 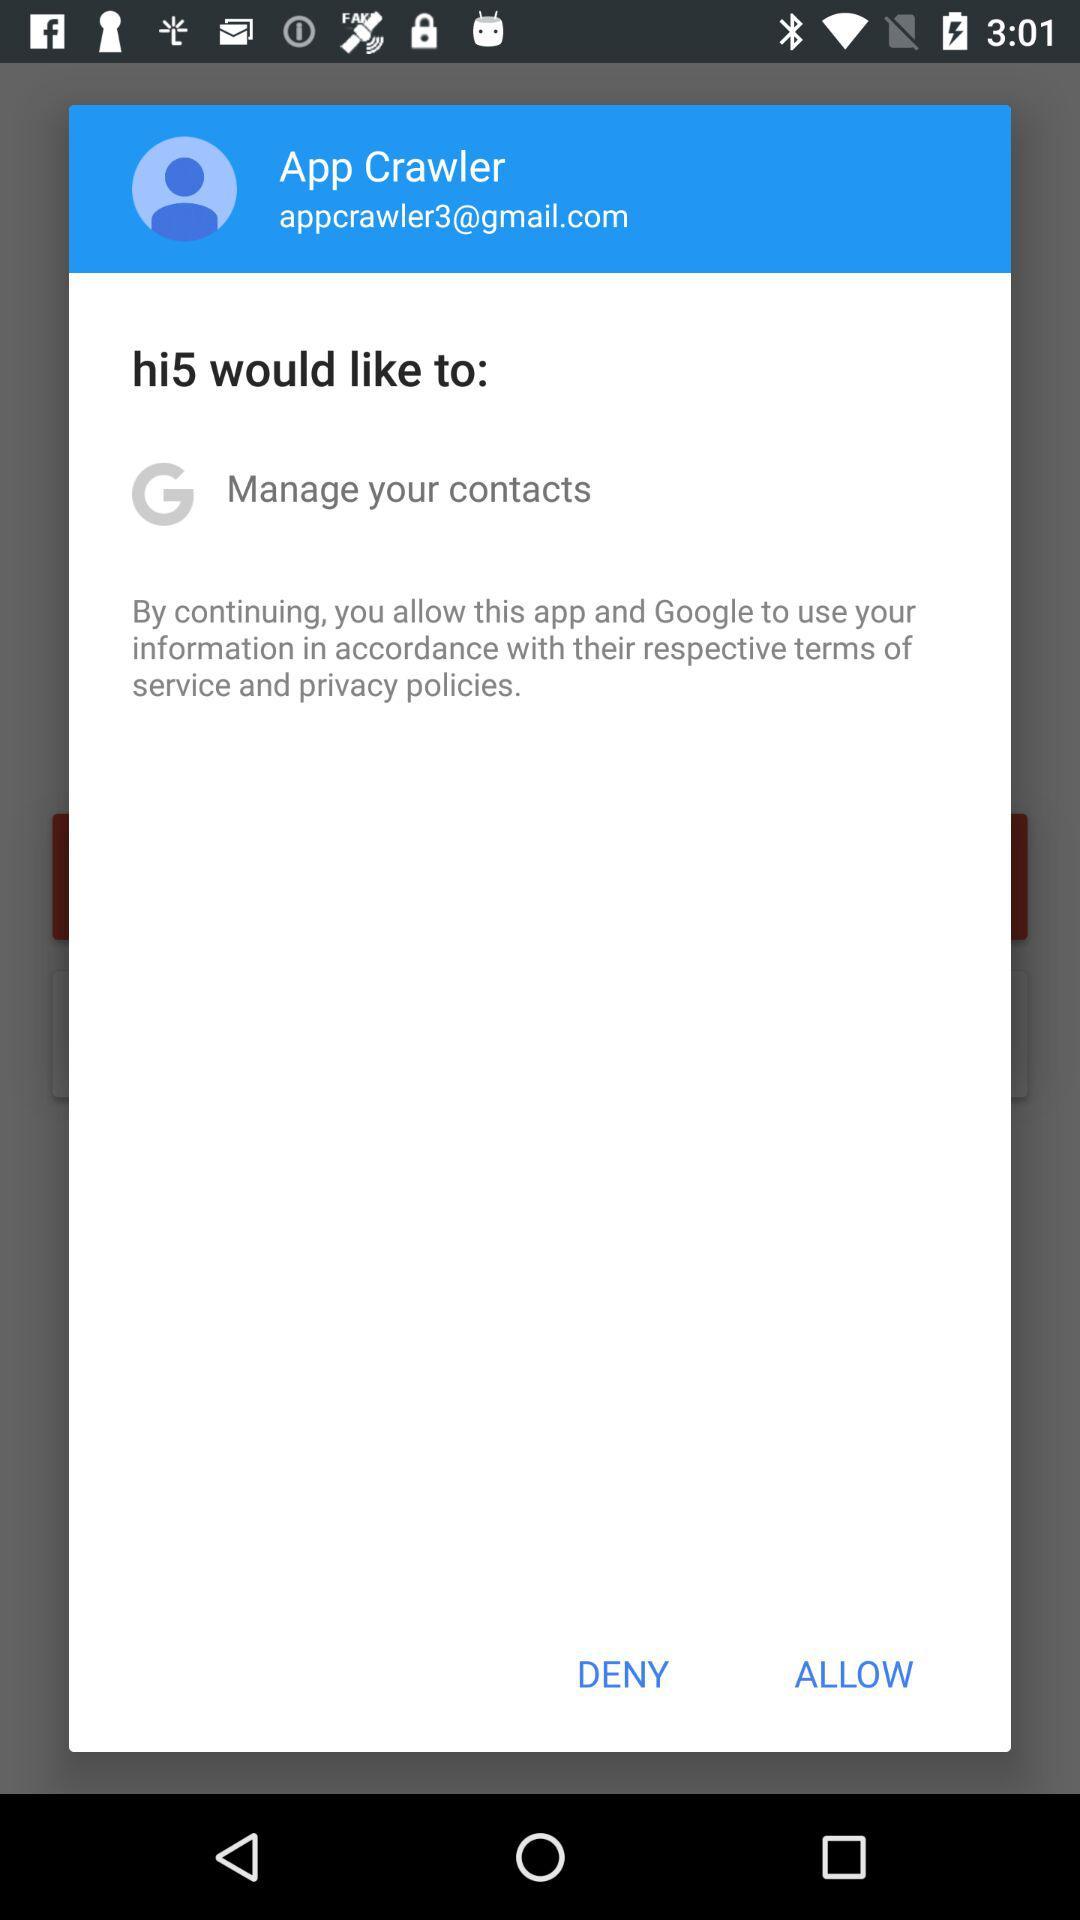 What do you see at coordinates (408, 487) in the screenshot?
I see `icon above by continuing you` at bounding box center [408, 487].